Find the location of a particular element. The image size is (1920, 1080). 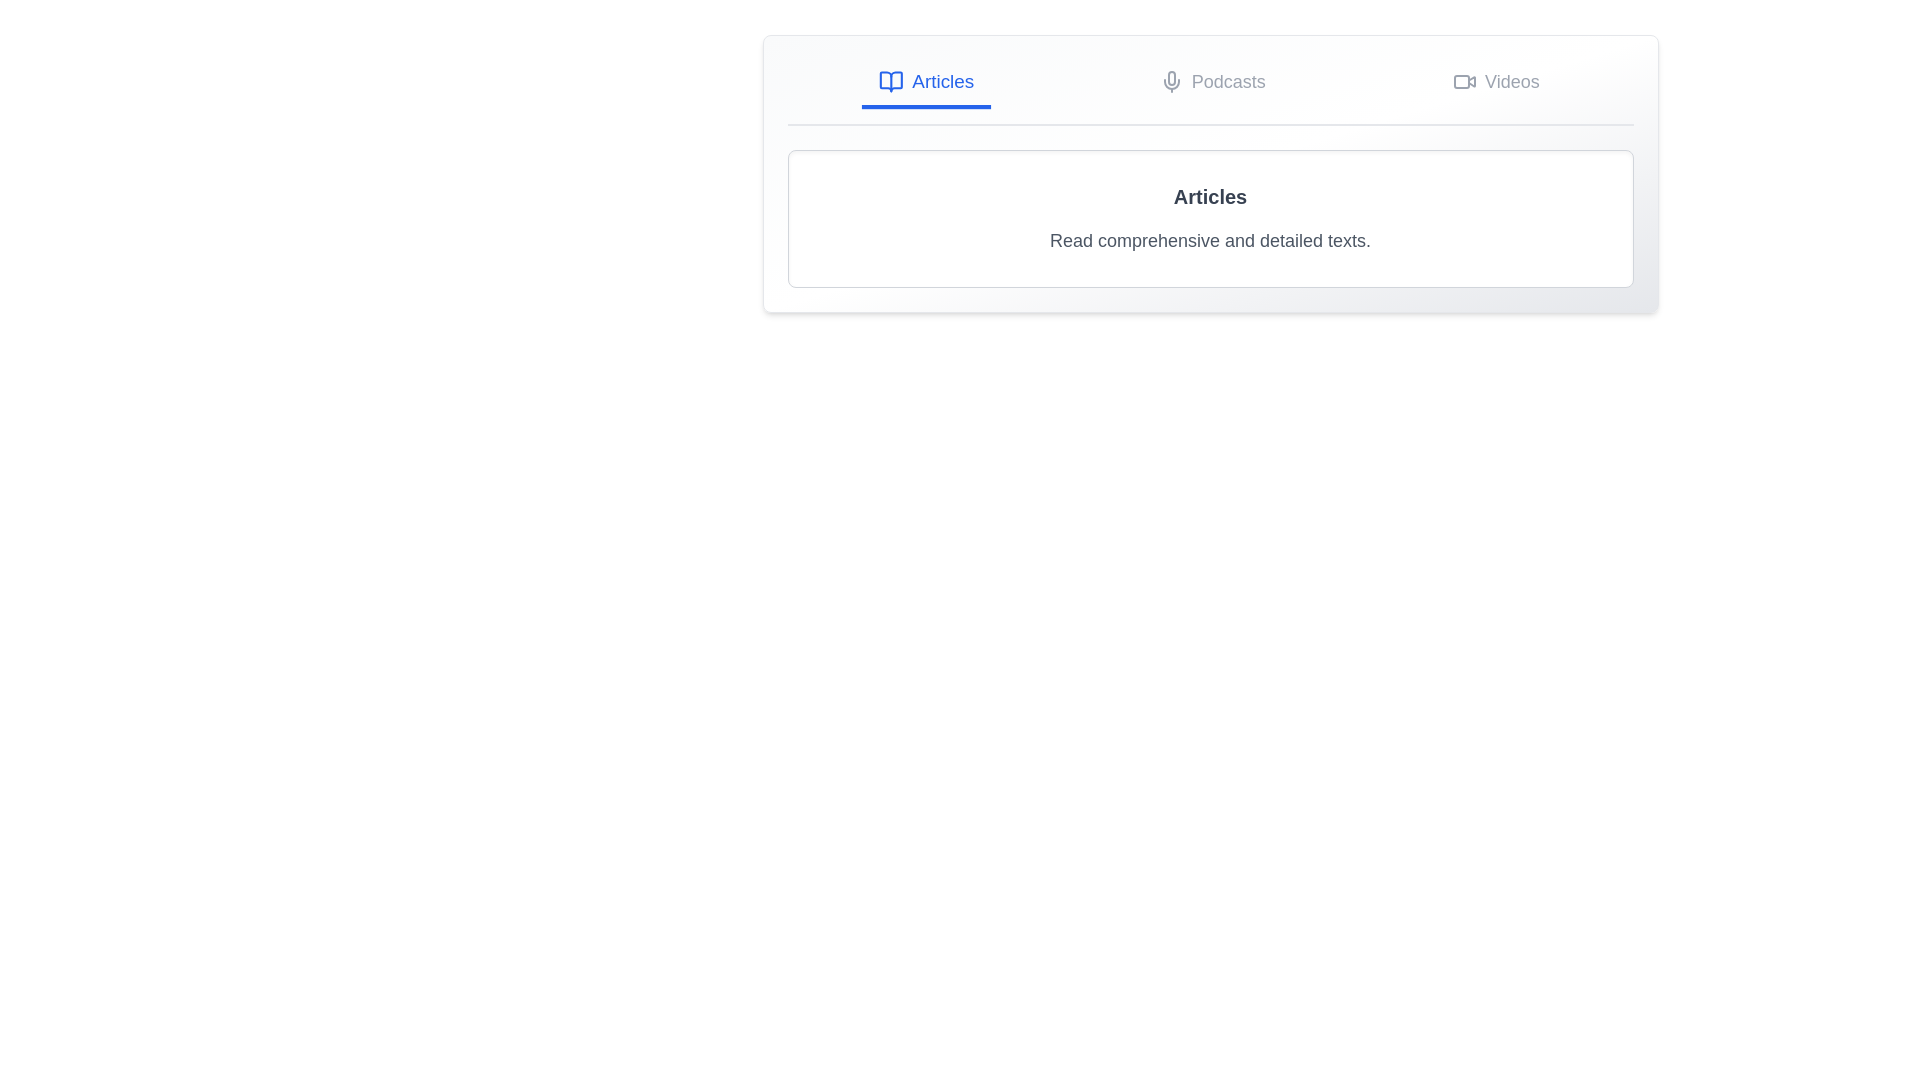

the Videos tab by clicking on its button is located at coordinates (1496, 83).